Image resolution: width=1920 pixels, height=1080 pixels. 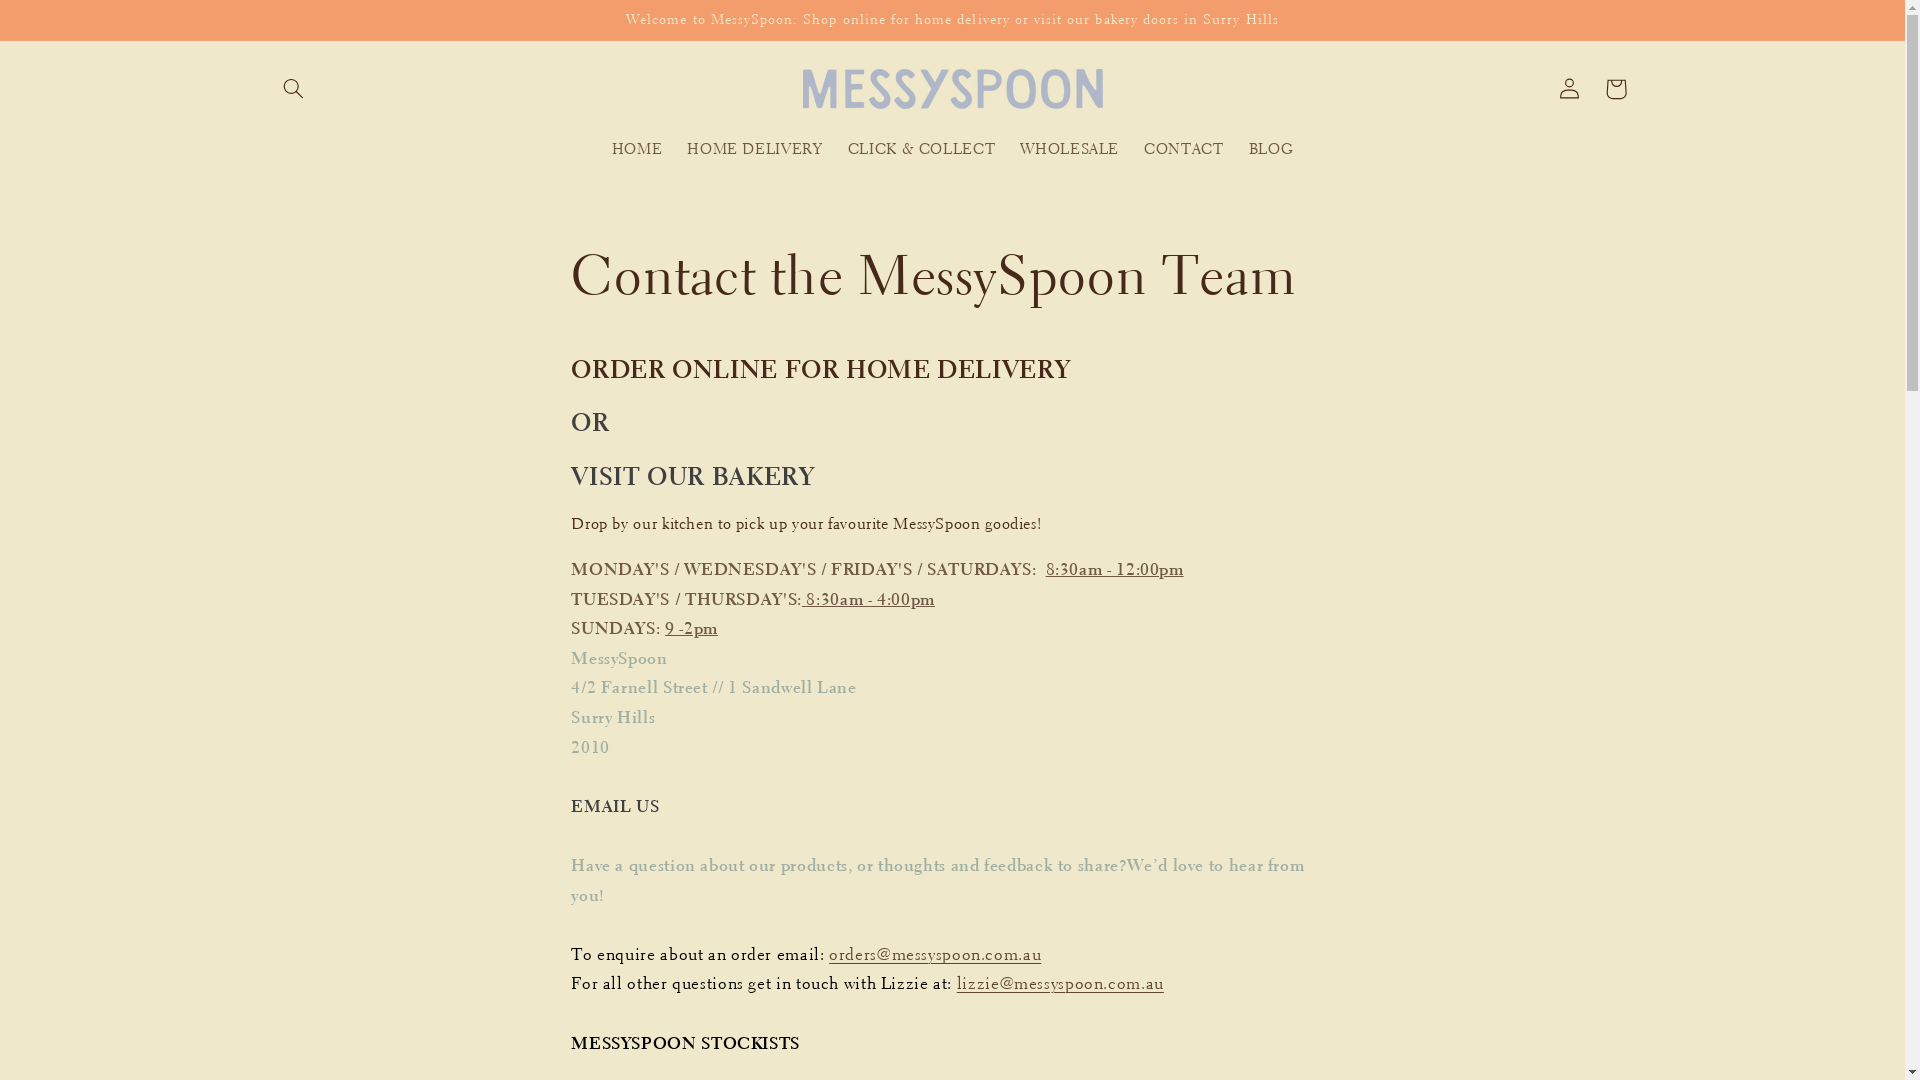 I want to click on 'Log in', so click(x=1545, y=87).